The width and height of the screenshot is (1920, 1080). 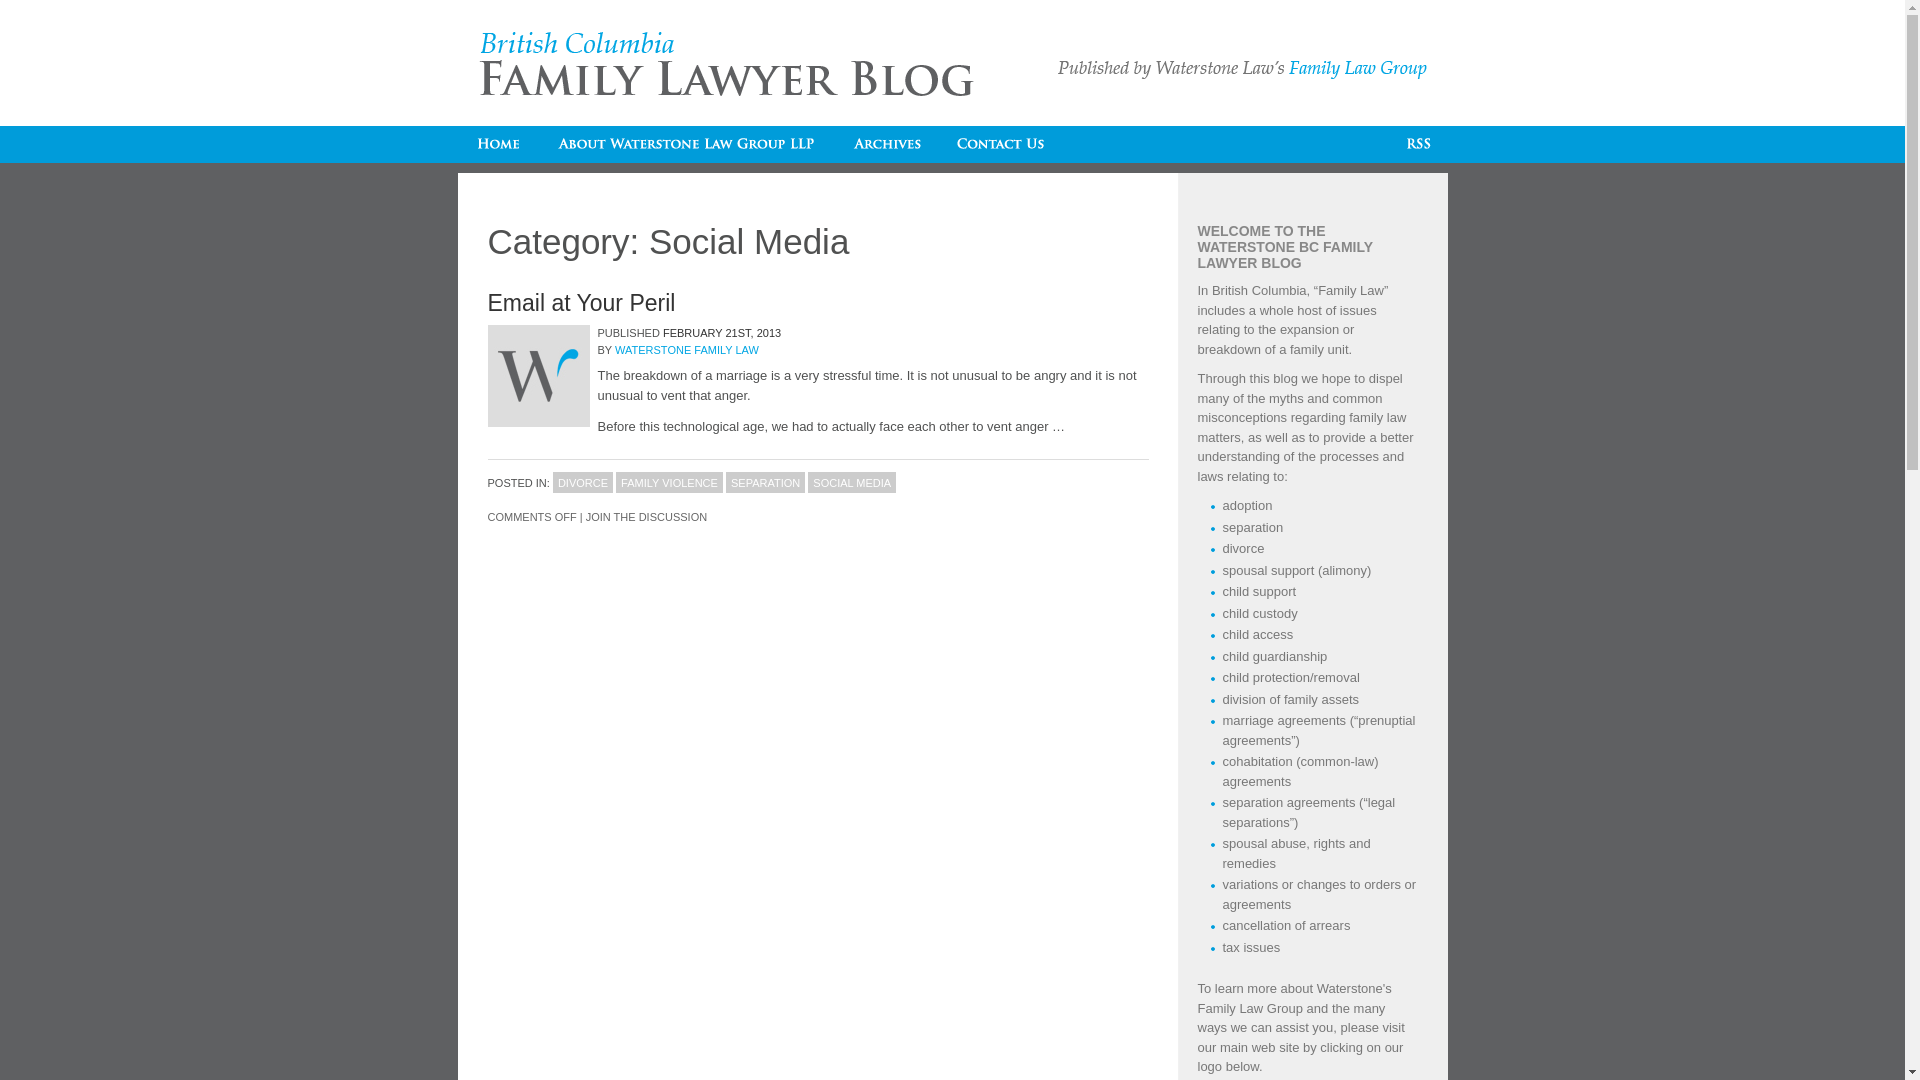 I want to click on 'RSS', so click(x=1389, y=143).